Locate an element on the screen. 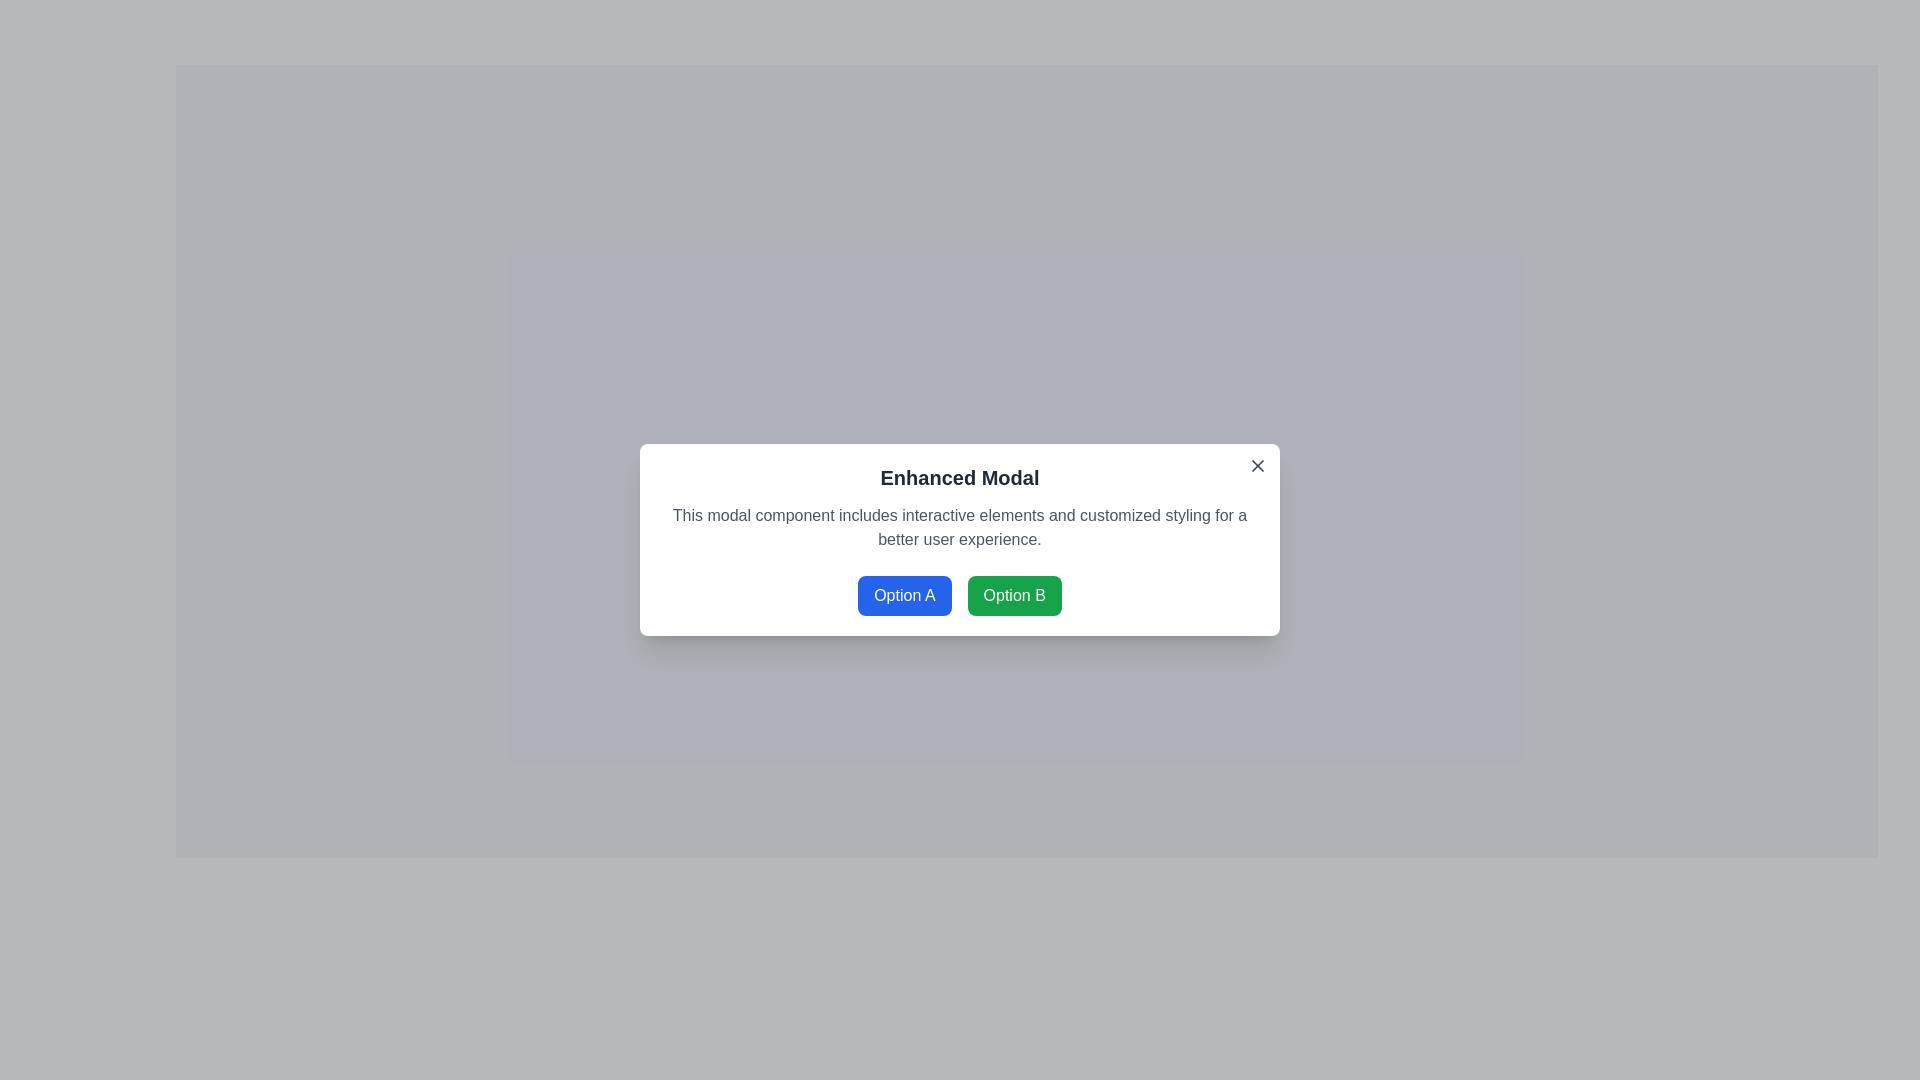 This screenshot has height=1080, width=1920. the button labeled 'Option A' with a blue background to observe the hover effect is located at coordinates (903, 595).